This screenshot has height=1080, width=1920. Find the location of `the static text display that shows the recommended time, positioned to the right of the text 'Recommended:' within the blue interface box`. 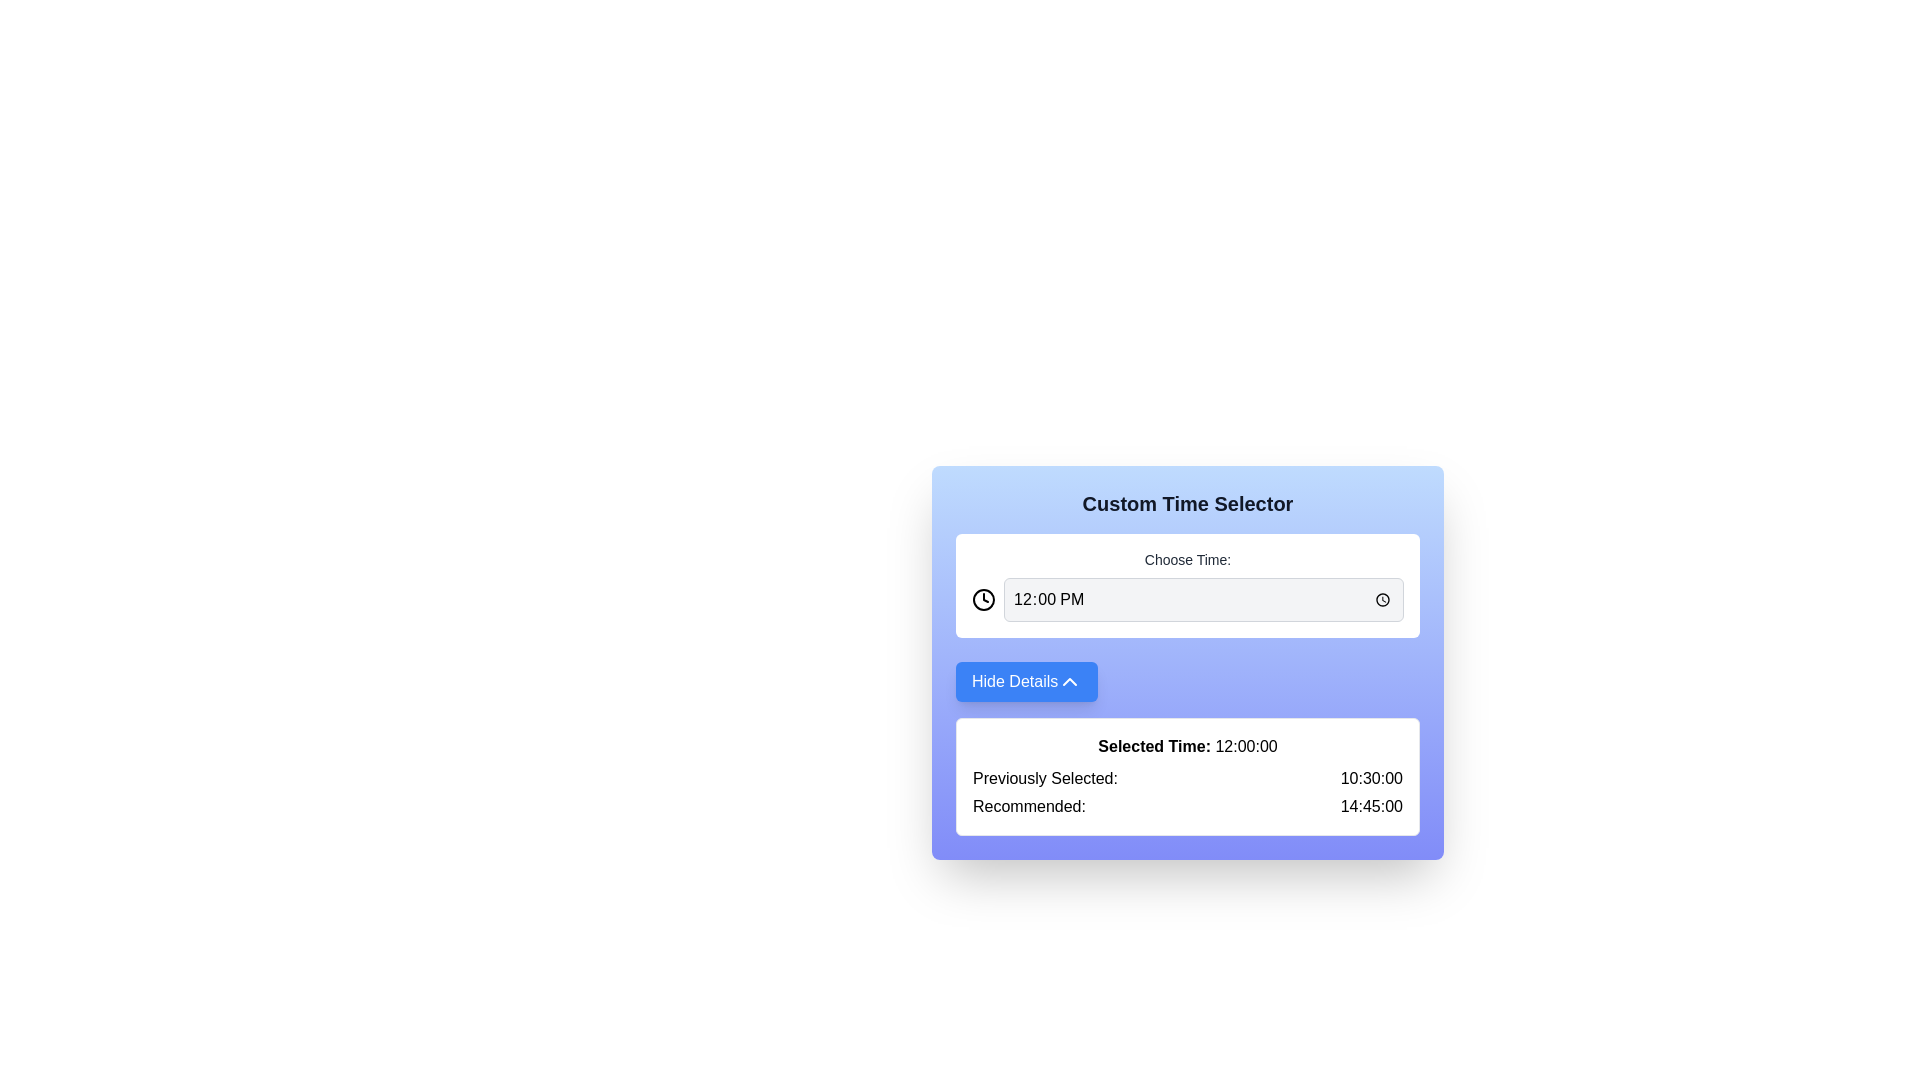

the static text display that shows the recommended time, positioned to the right of the text 'Recommended:' within the blue interface box is located at coordinates (1370, 805).